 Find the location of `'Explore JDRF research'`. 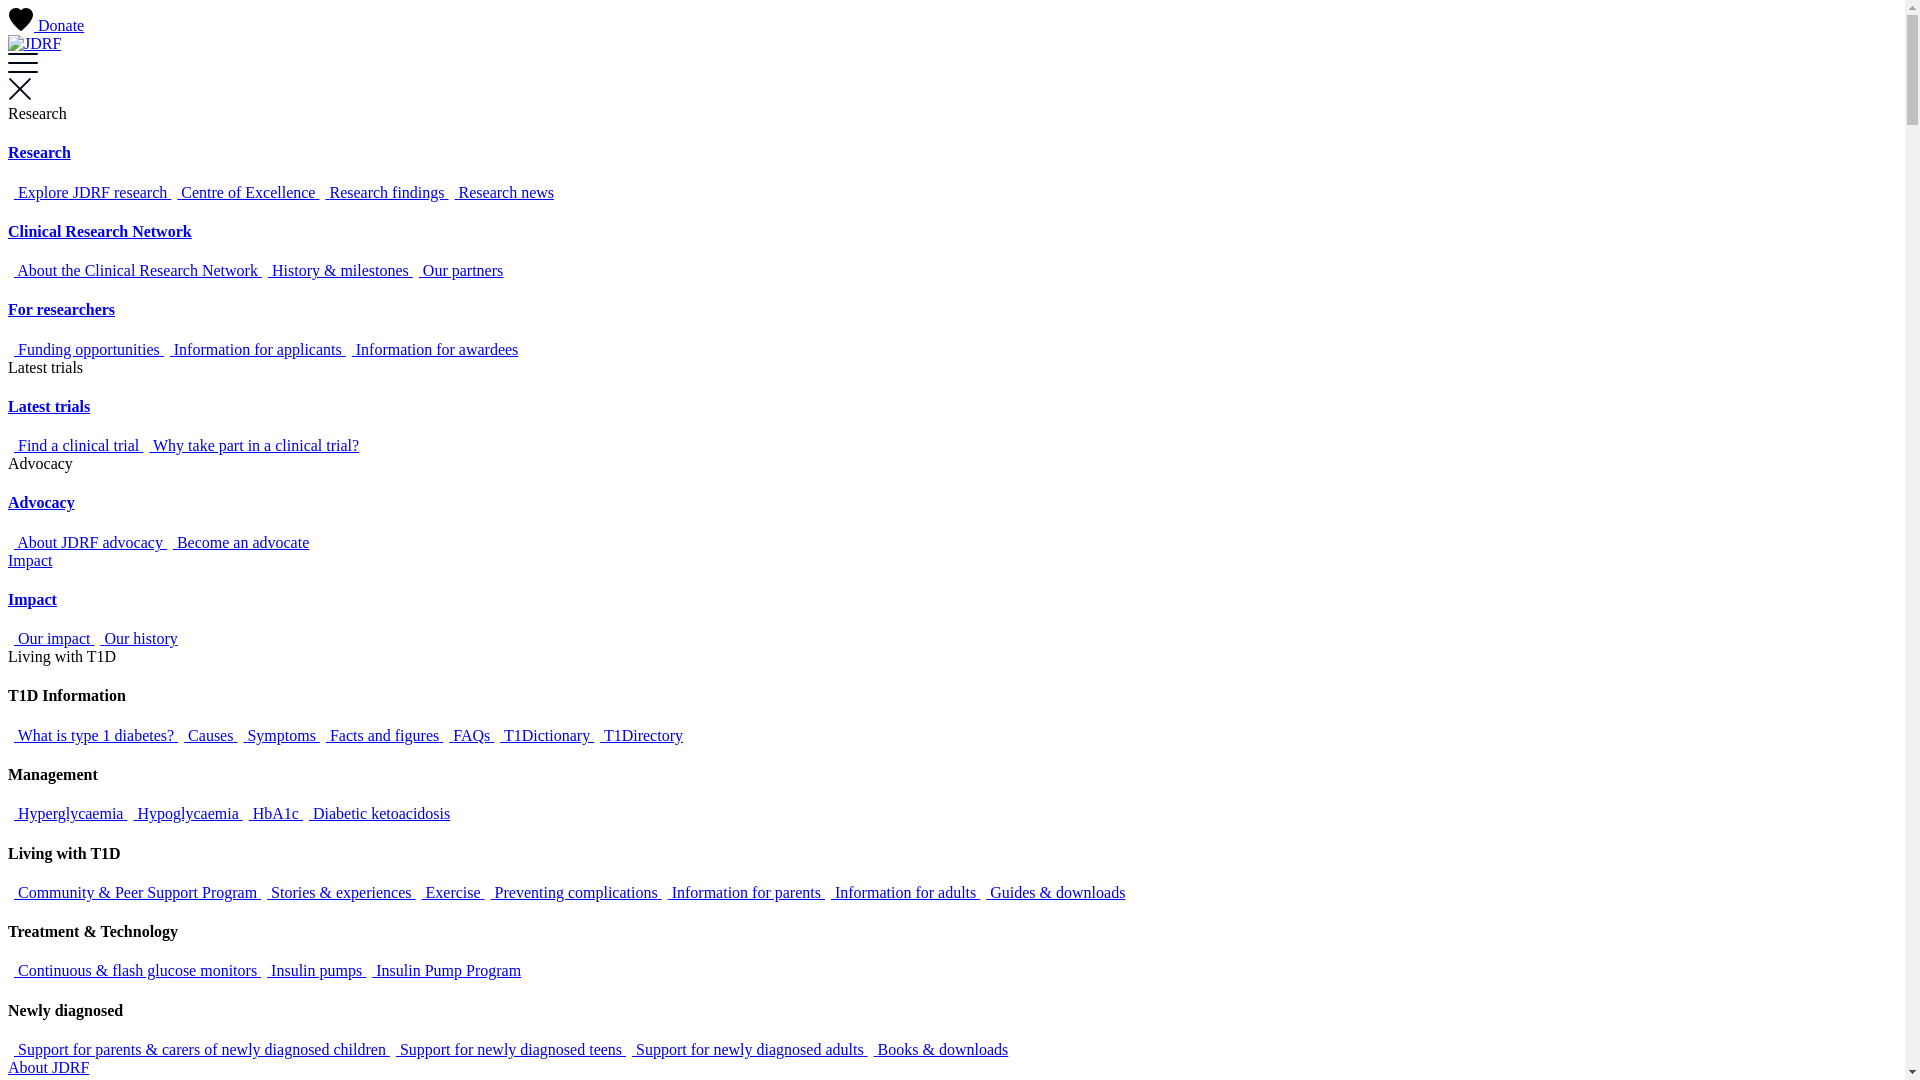

'Explore JDRF research' is located at coordinates (88, 192).